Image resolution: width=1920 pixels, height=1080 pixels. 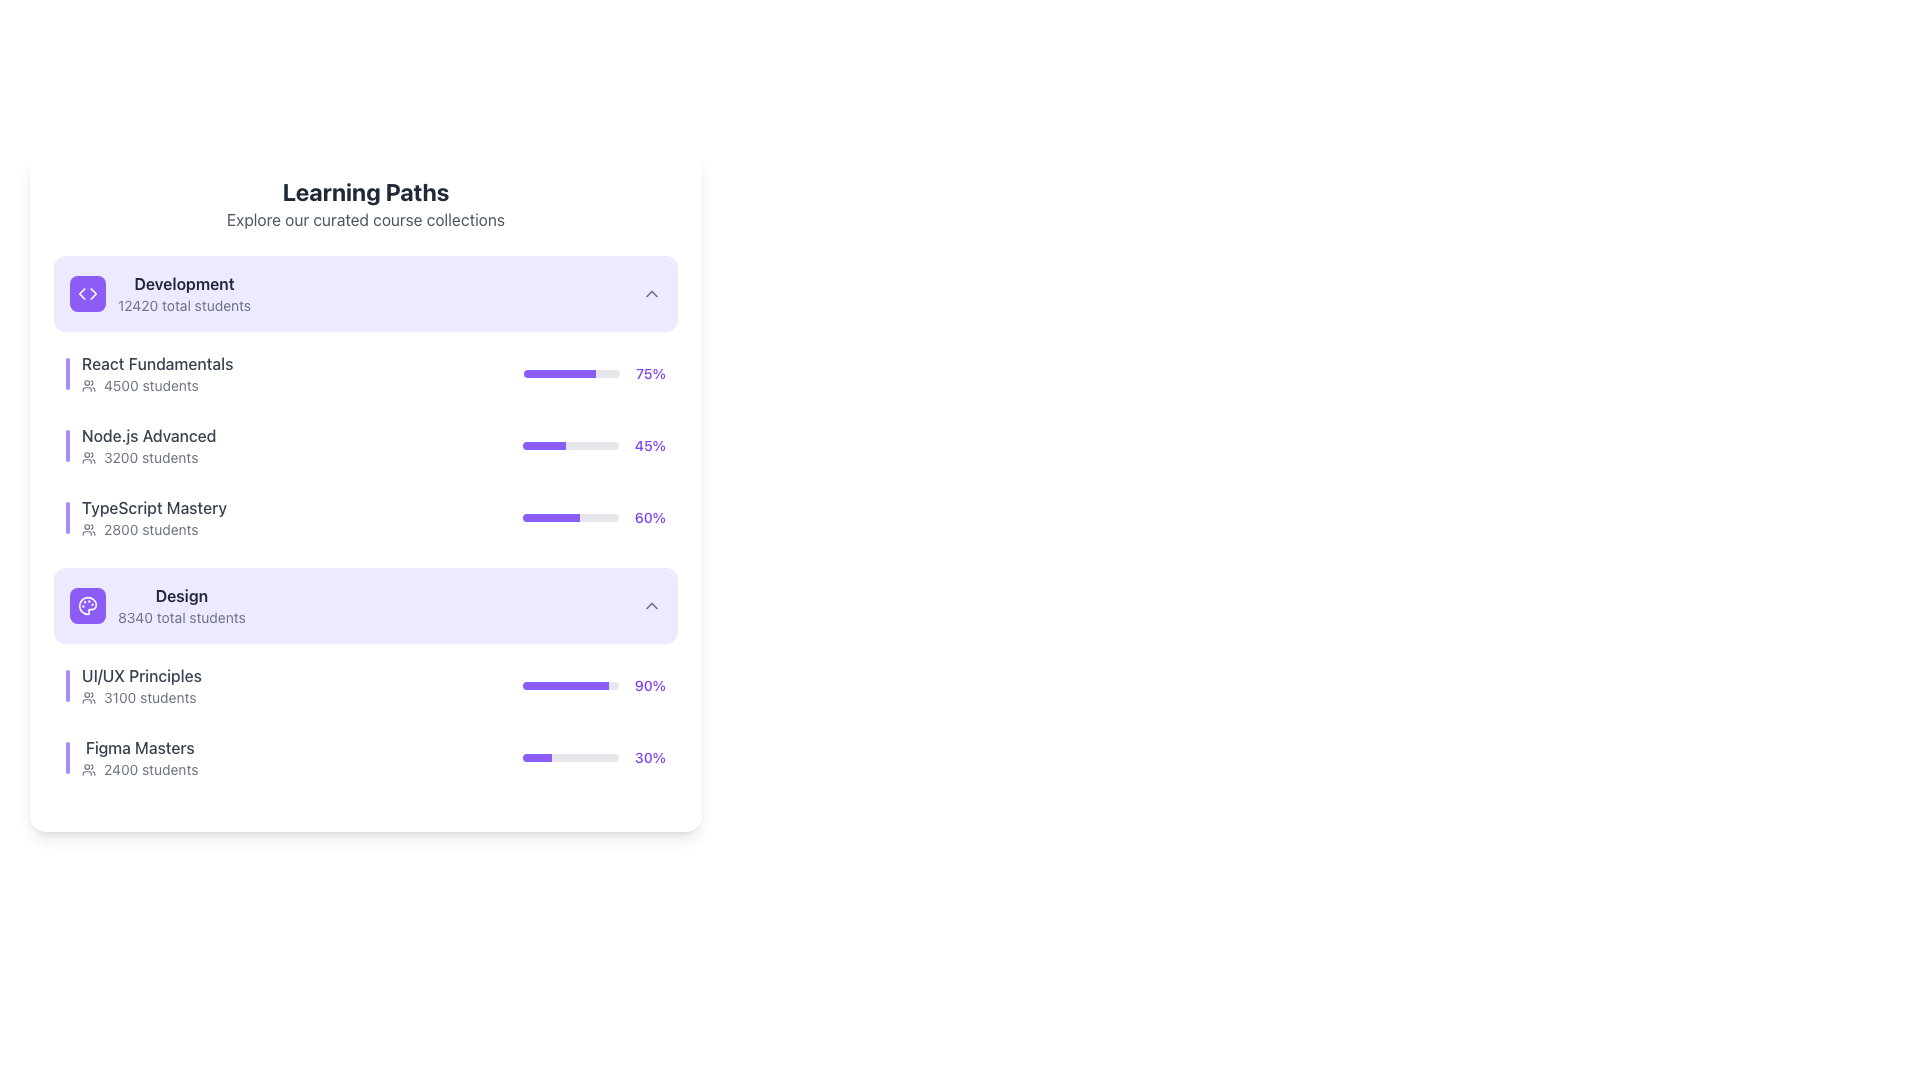 I want to click on the text label displaying the total number of students associated with the 'Design' category, located in the lower section of the purple card group, so click(x=181, y=616).